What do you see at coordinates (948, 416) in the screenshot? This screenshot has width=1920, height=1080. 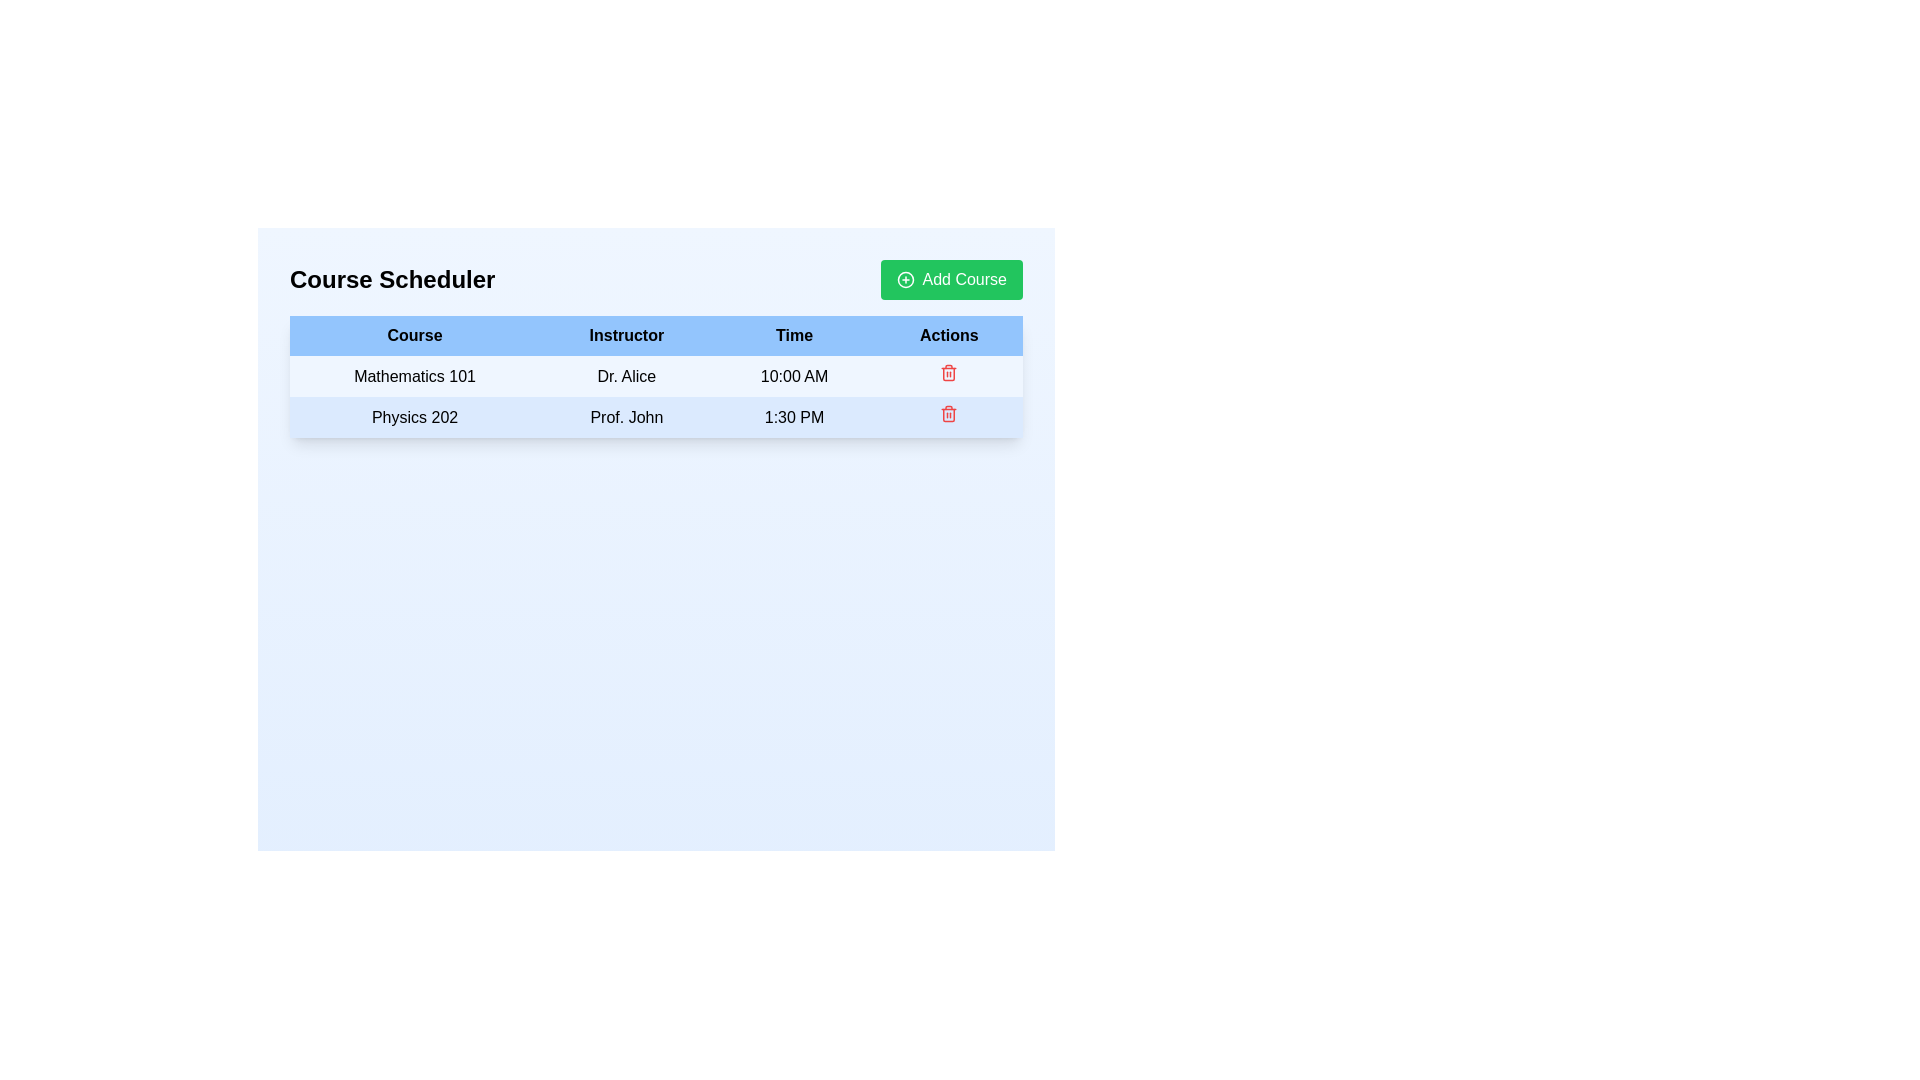 I see `the red trash can icon button` at bounding box center [948, 416].